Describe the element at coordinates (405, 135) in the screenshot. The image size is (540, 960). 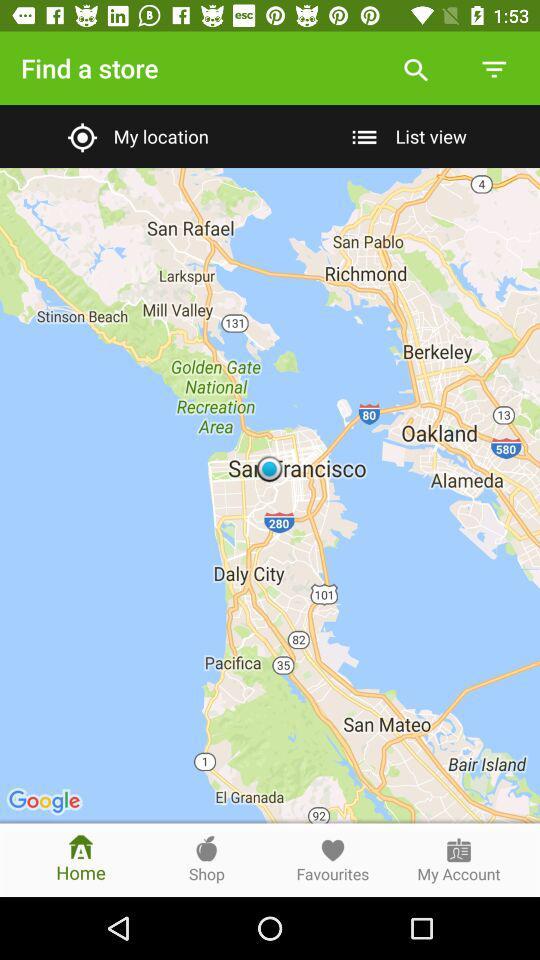
I see `the list view` at that location.